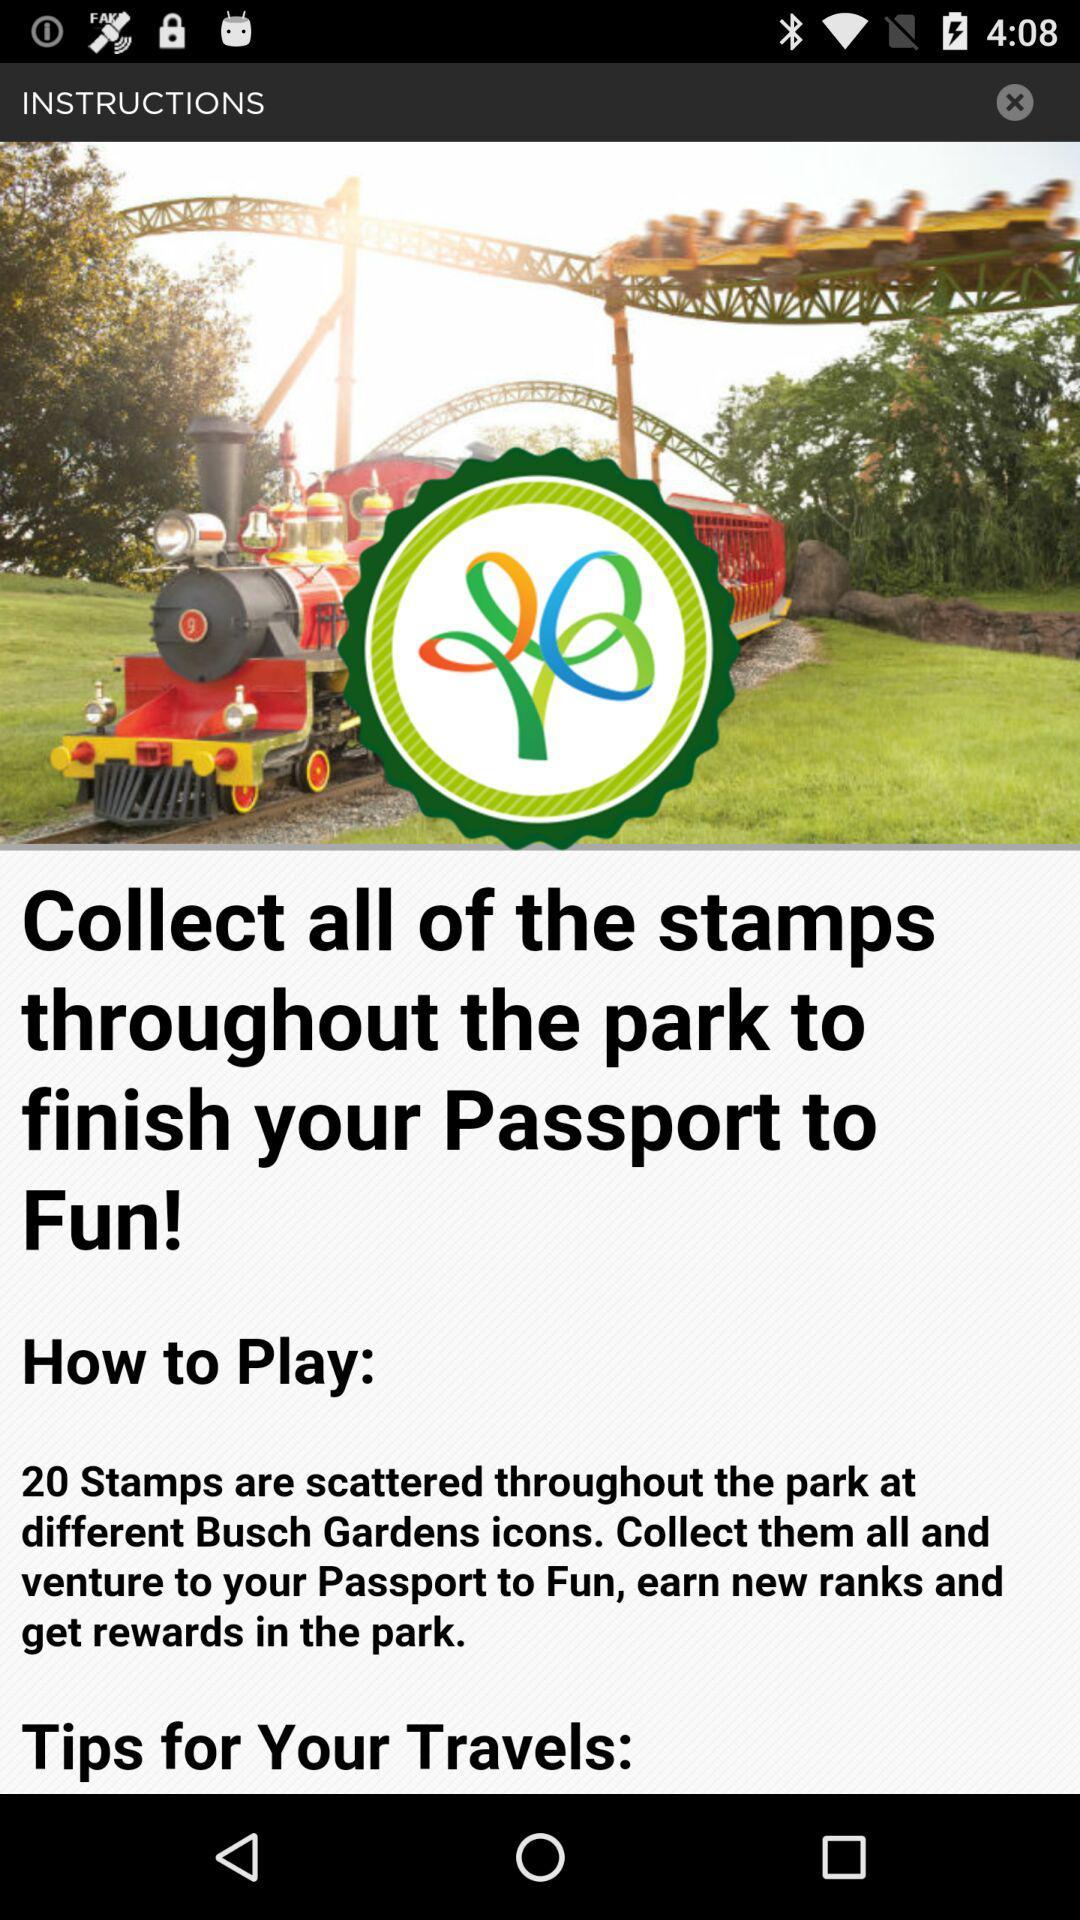  What do you see at coordinates (1015, 108) in the screenshot?
I see `the close icon` at bounding box center [1015, 108].